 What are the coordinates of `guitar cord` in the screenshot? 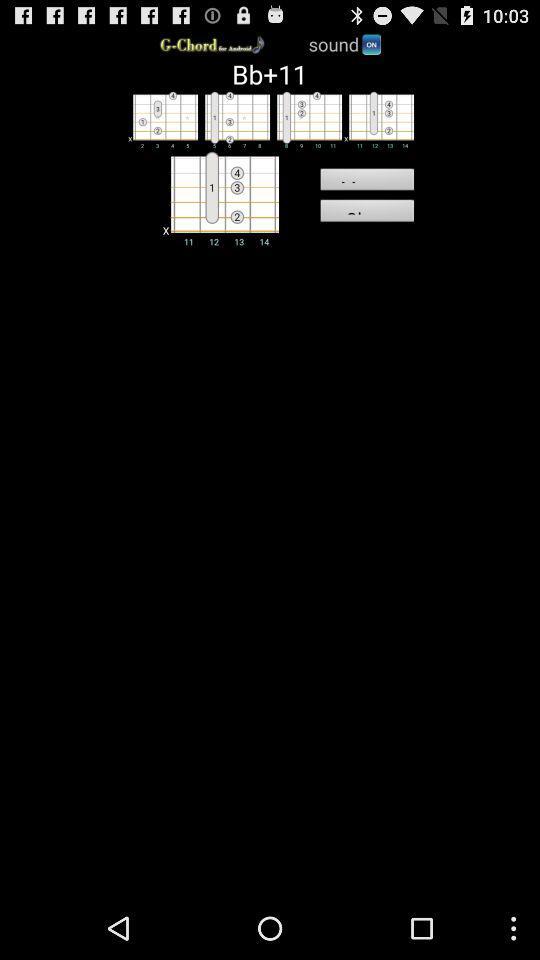 It's located at (306, 119).